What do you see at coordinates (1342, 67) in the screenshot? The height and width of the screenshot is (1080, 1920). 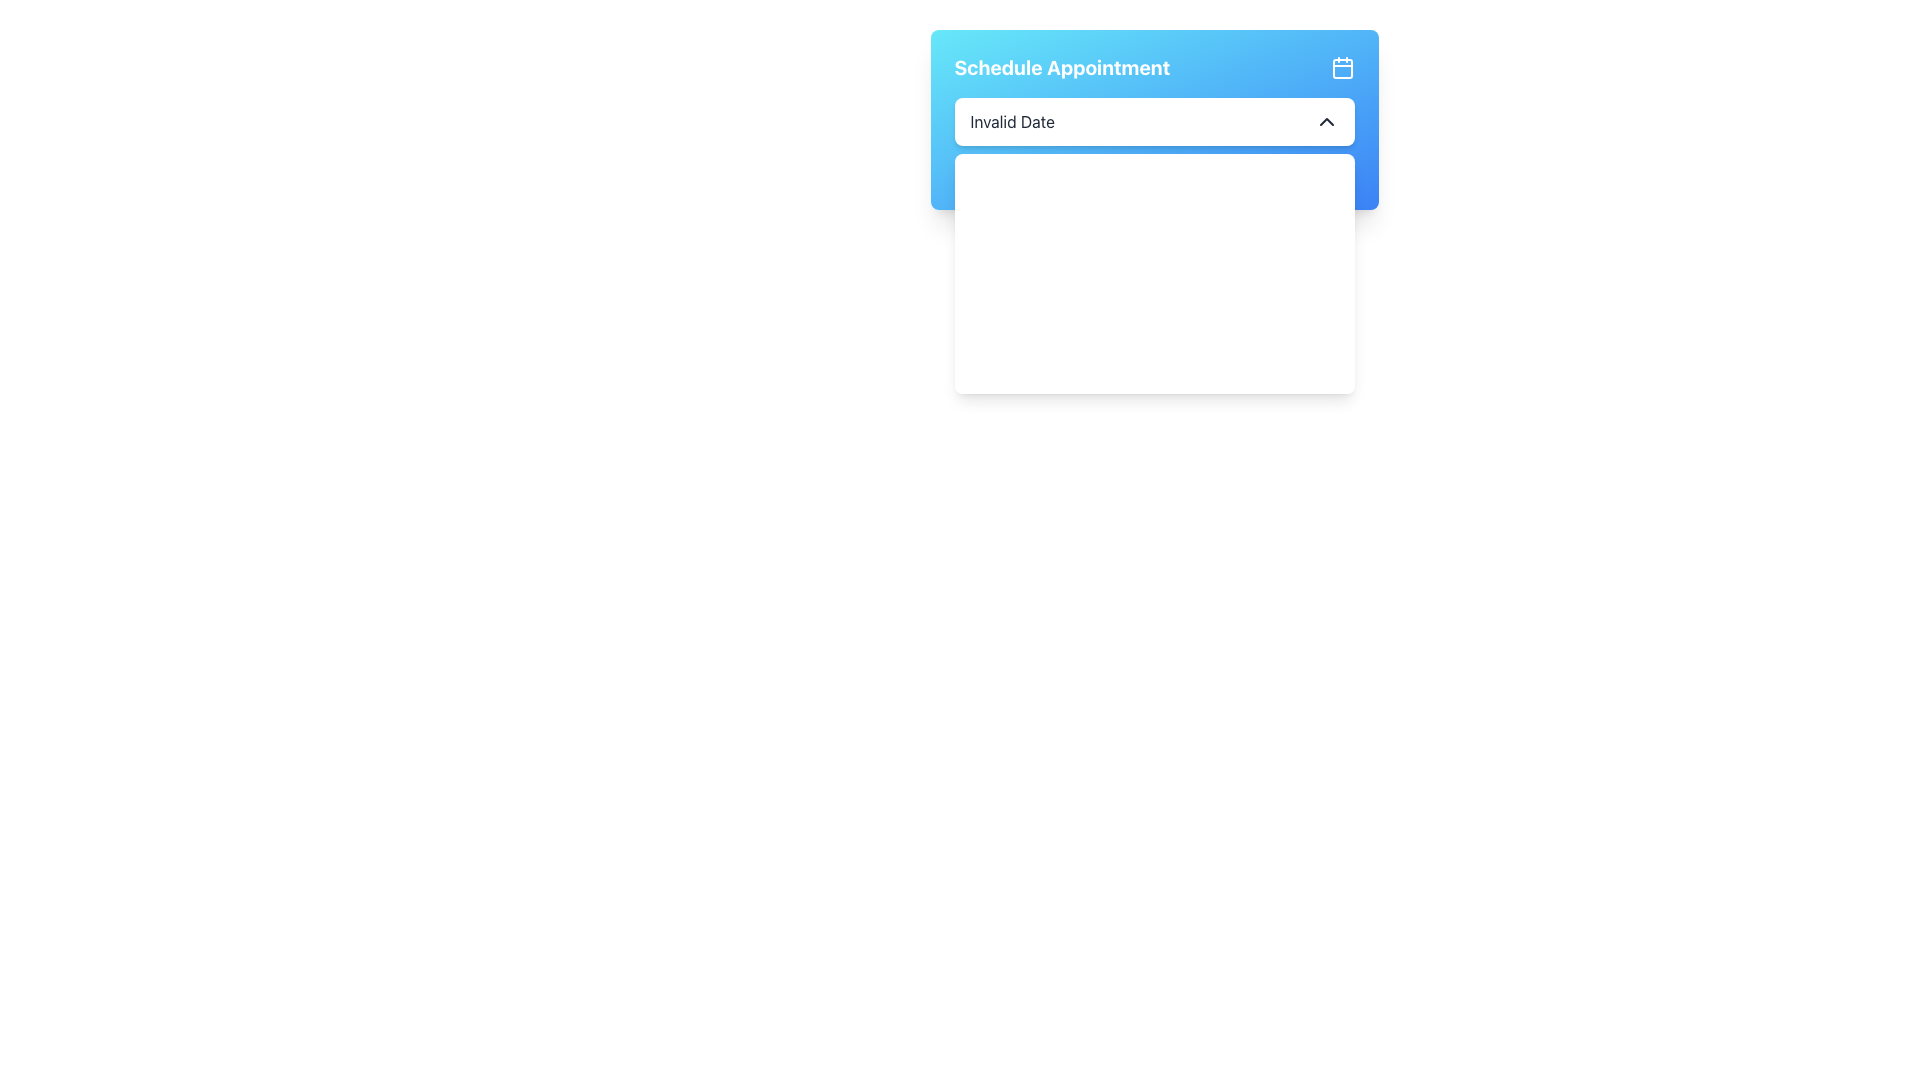 I see `the calendar icon located in the top-right corner of the 'Schedule Appointment' header` at bounding box center [1342, 67].